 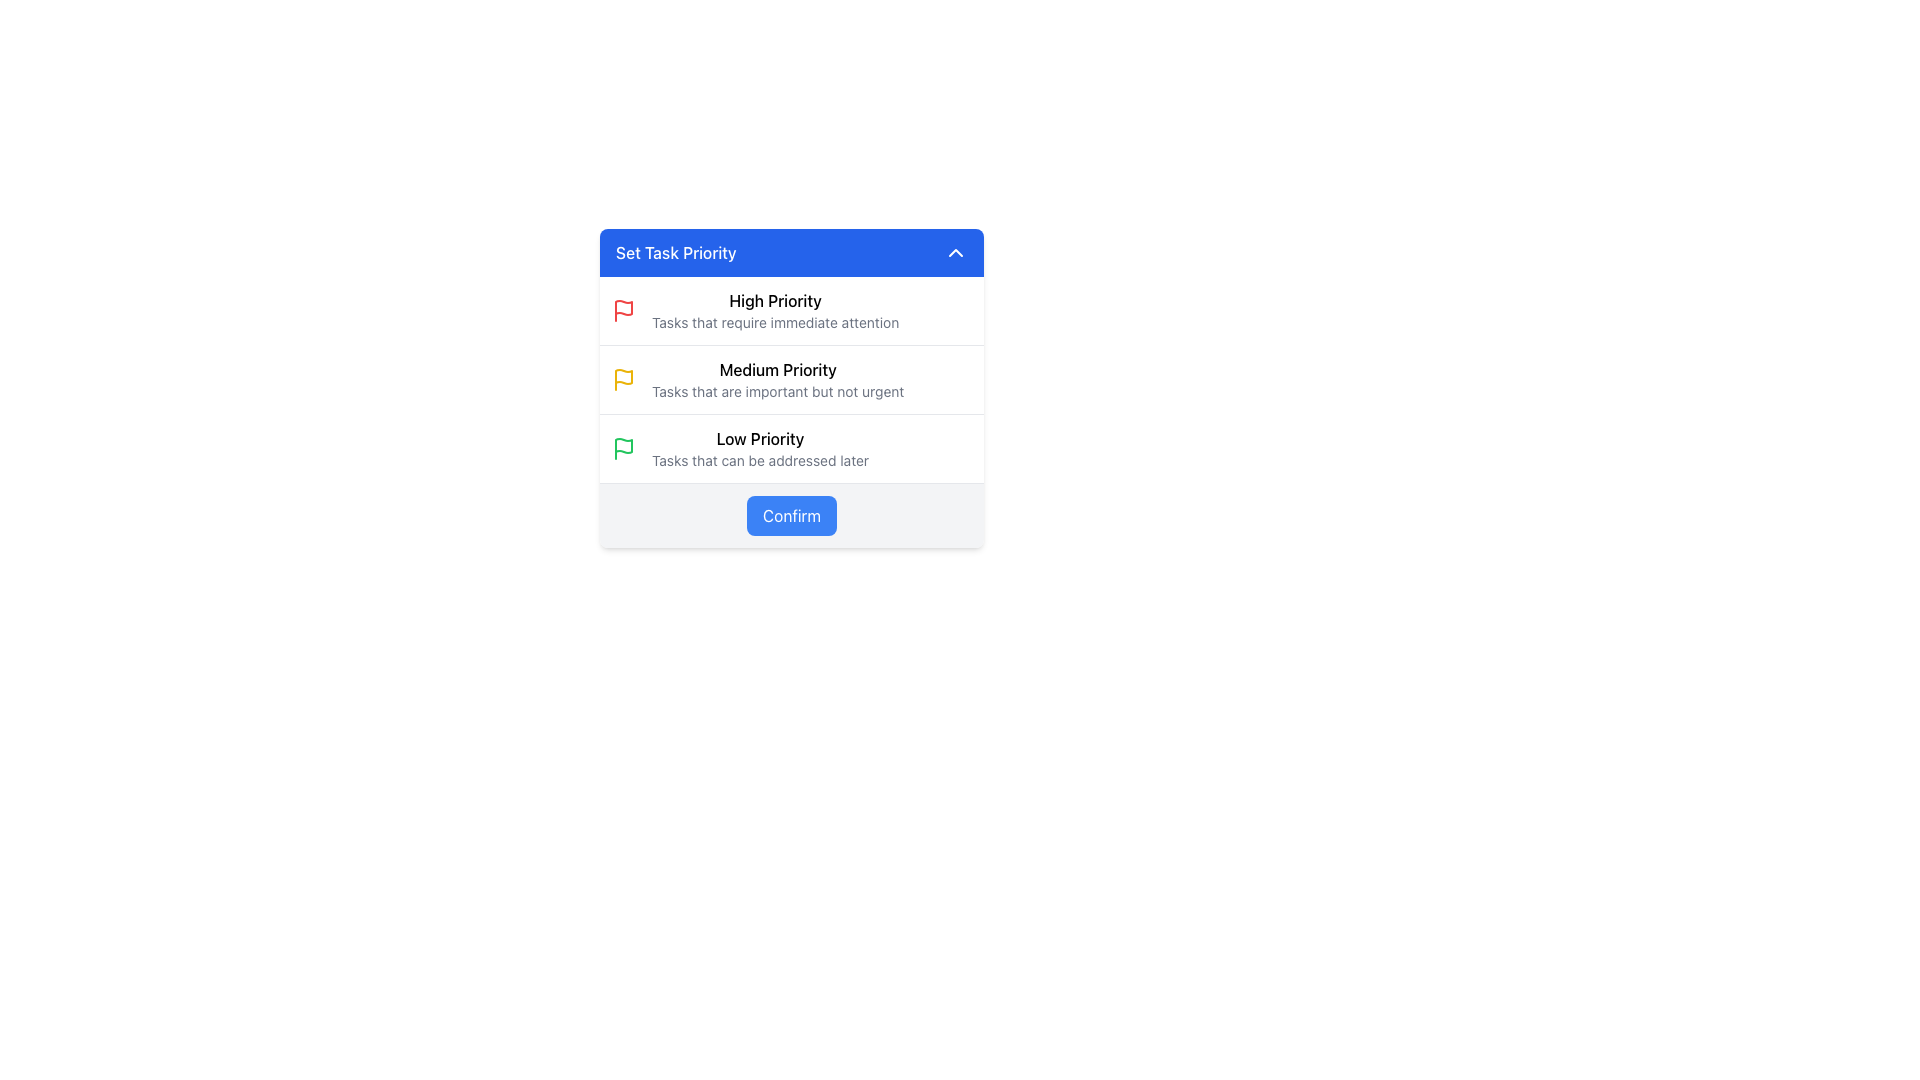 What do you see at coordinates (777, 380) in the screenshot?
I see `the second list item labeled 'Medium Priority' in the 'Set Task Priority' modal` at bounding box center [777, 380].